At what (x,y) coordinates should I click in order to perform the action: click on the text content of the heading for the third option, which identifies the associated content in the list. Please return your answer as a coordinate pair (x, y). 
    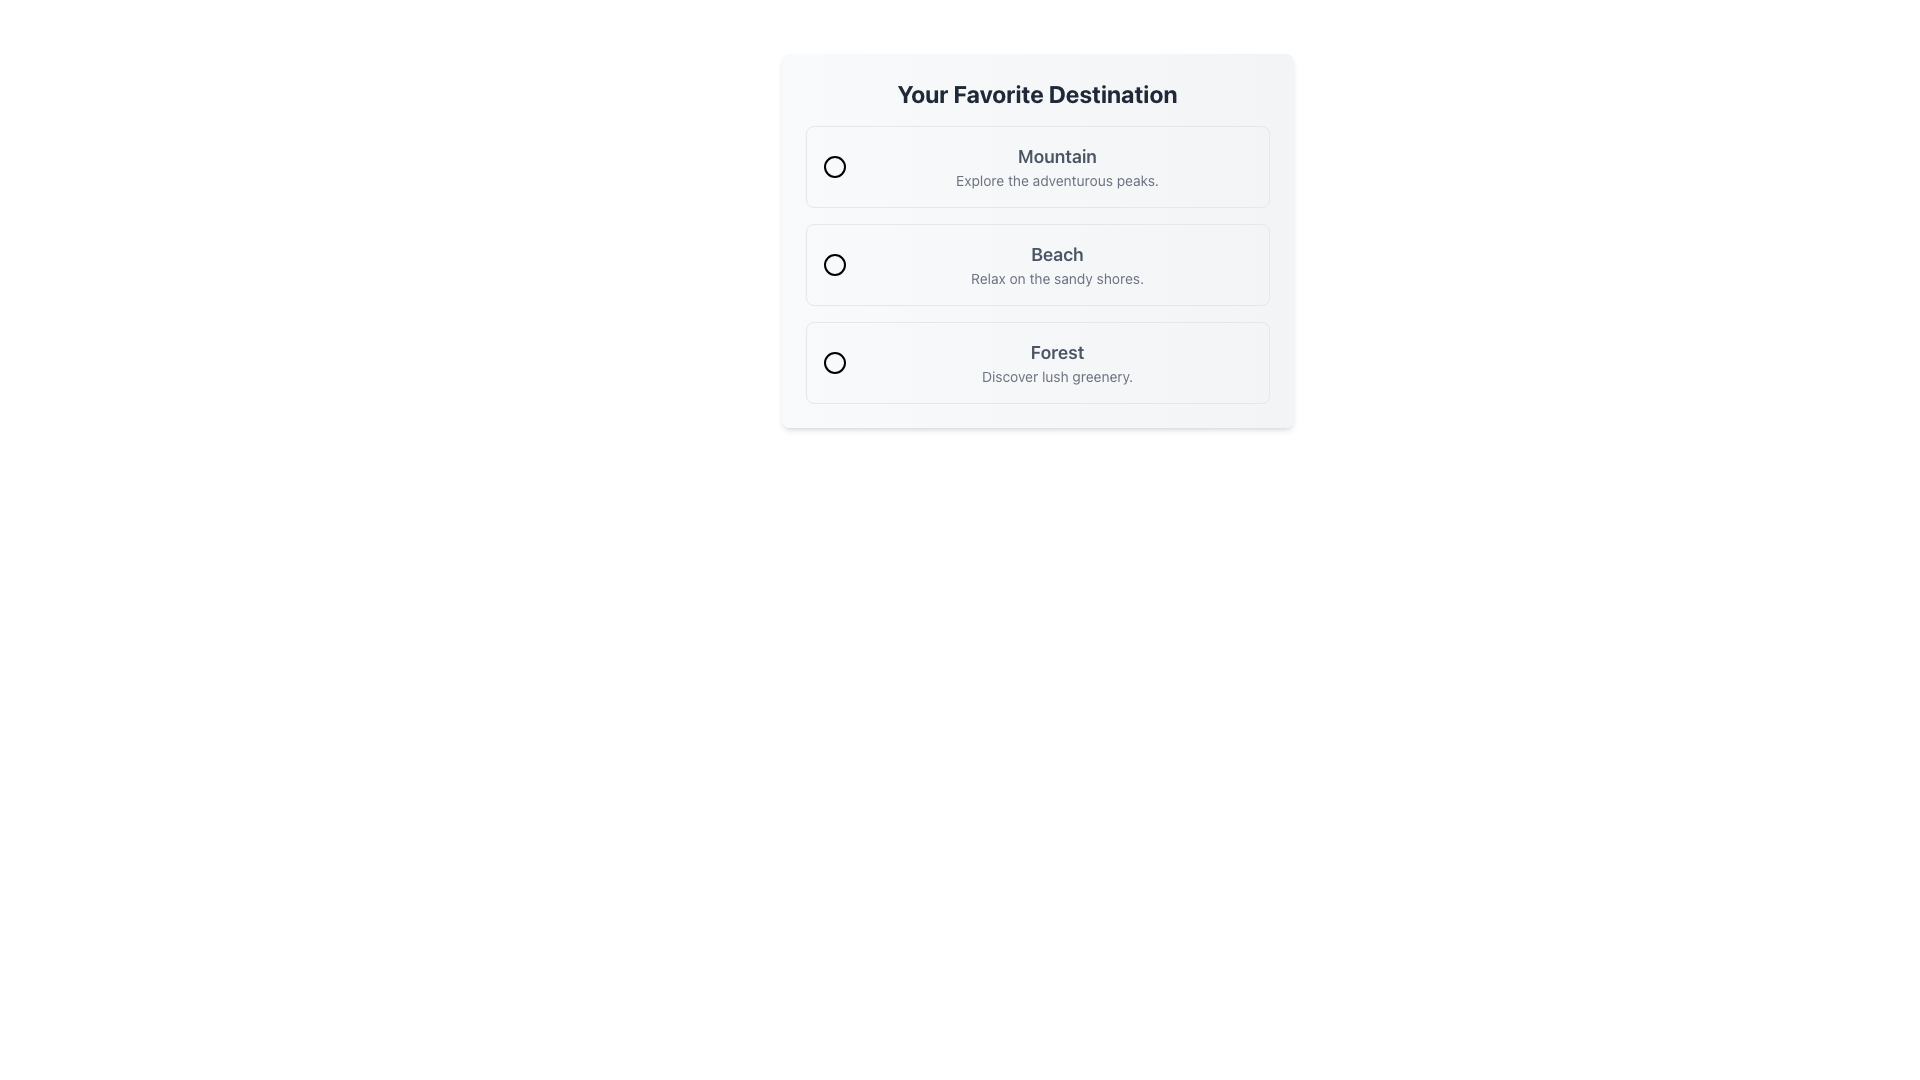
    Looking at the image, I should click on (1056, 352).